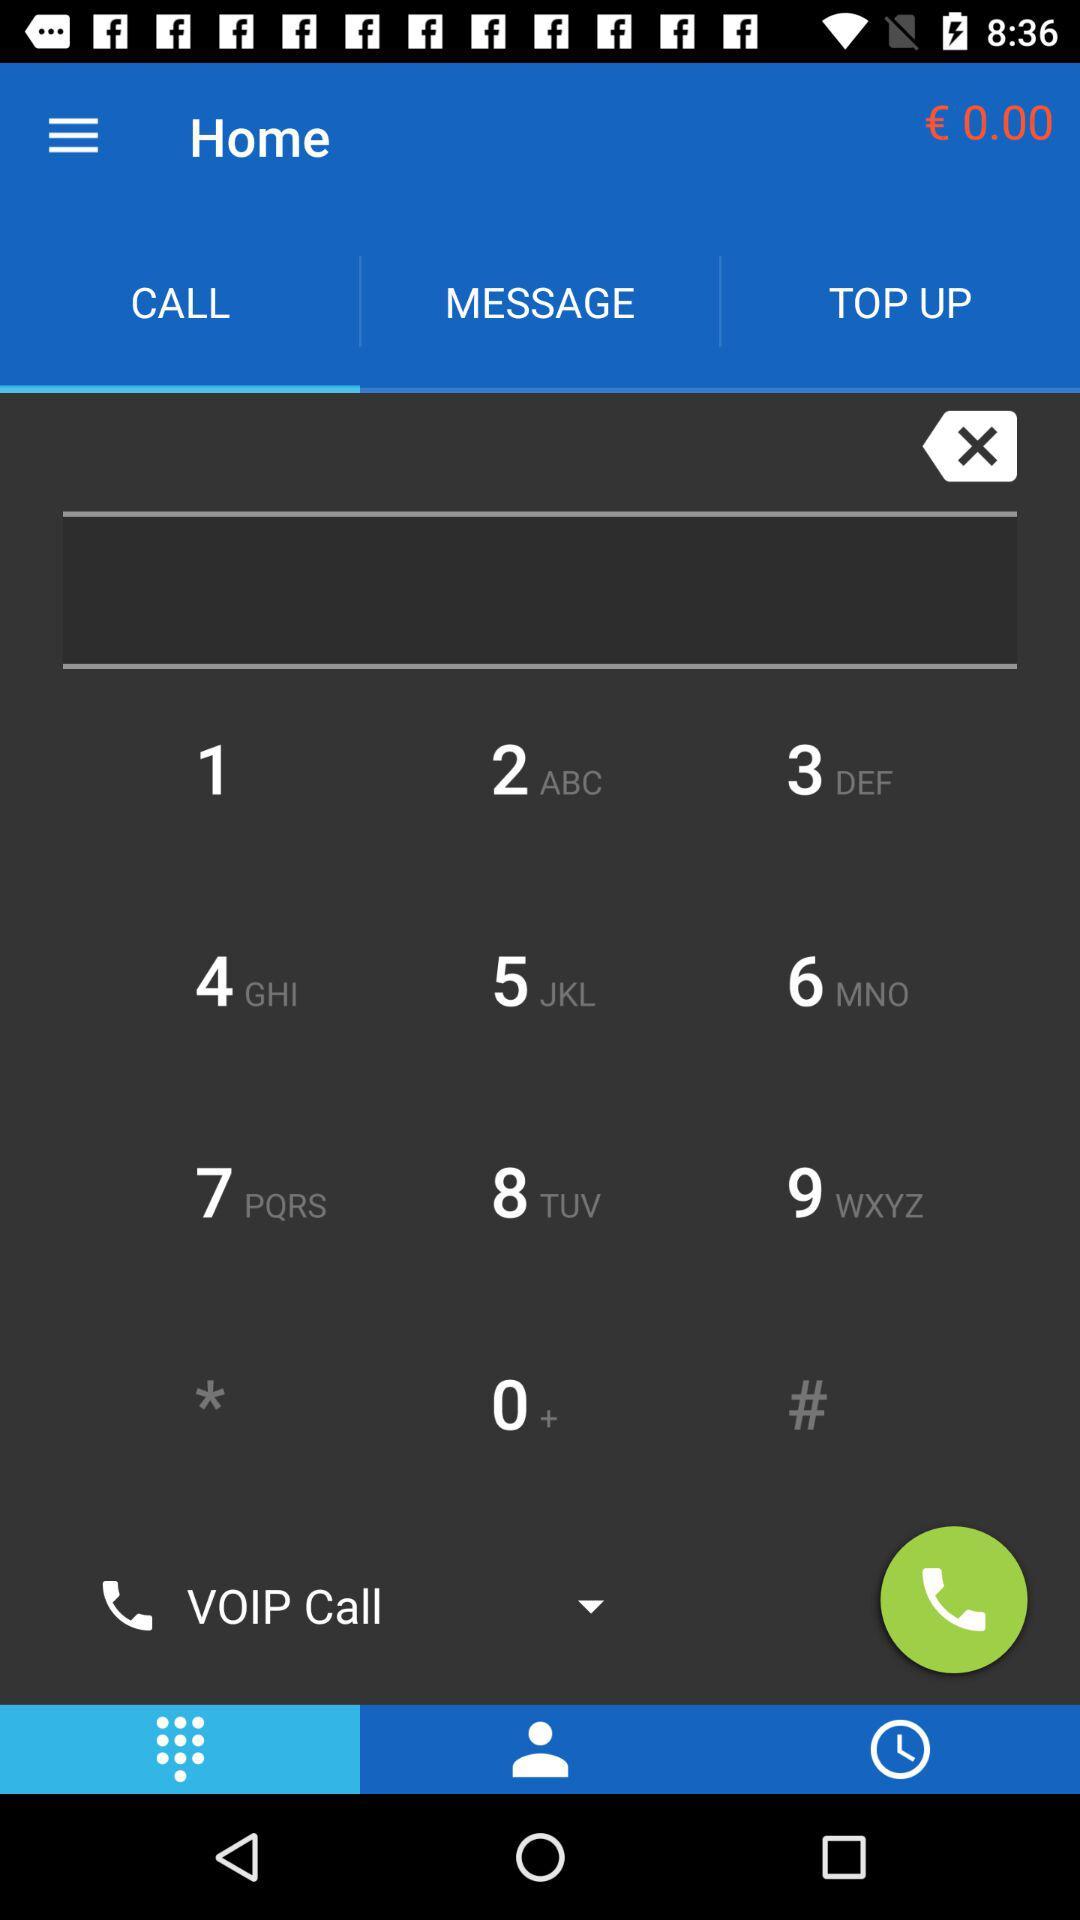 Image resolution: width=1080 pixels, height=1920 pixels. Describe the element at coordinates (180, 1748) in the screenshot. I see `the more icon` at that location.